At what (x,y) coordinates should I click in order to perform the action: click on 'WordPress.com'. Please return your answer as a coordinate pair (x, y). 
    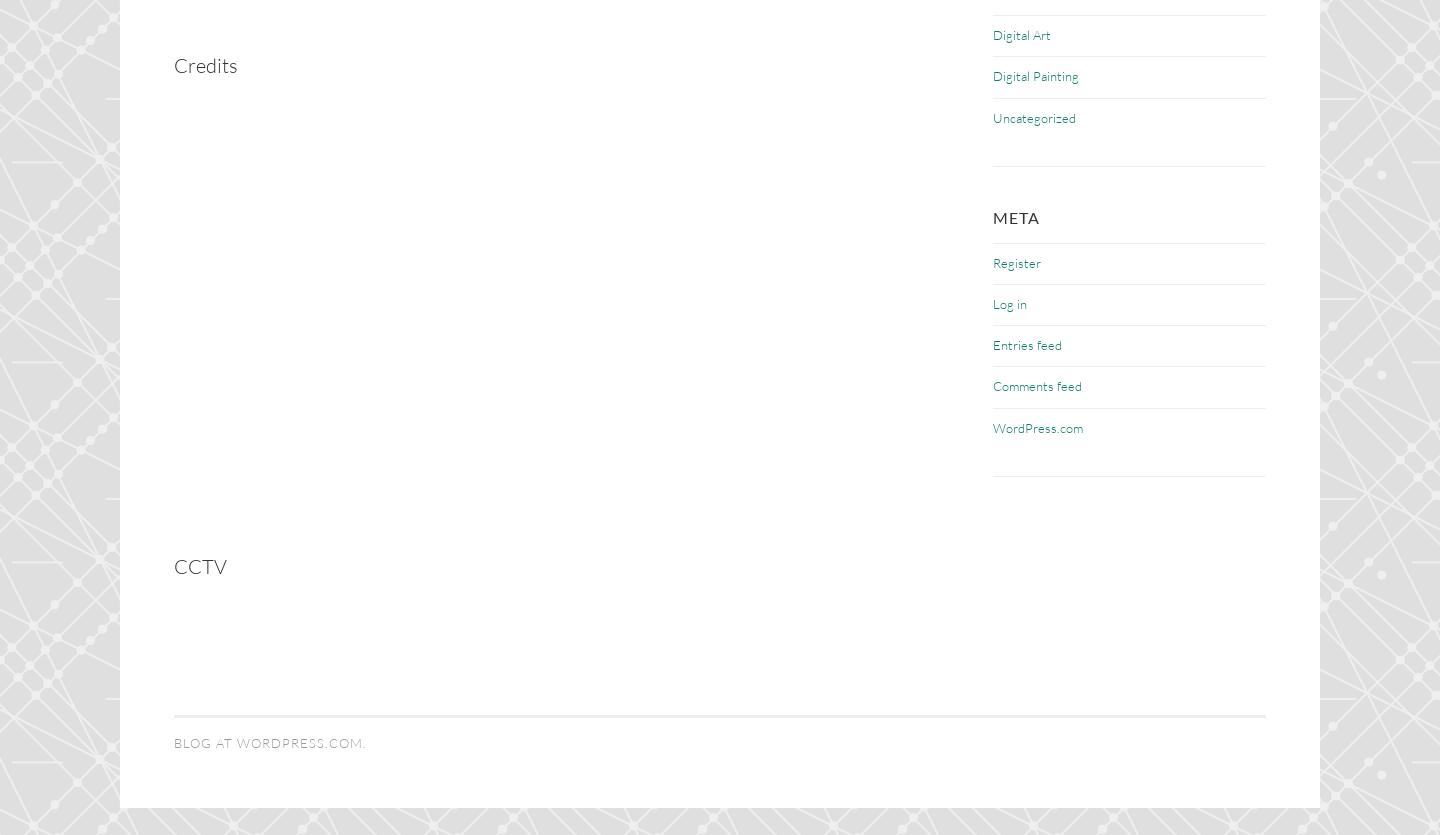
    Looking at the image, I should click on (1037, 426).